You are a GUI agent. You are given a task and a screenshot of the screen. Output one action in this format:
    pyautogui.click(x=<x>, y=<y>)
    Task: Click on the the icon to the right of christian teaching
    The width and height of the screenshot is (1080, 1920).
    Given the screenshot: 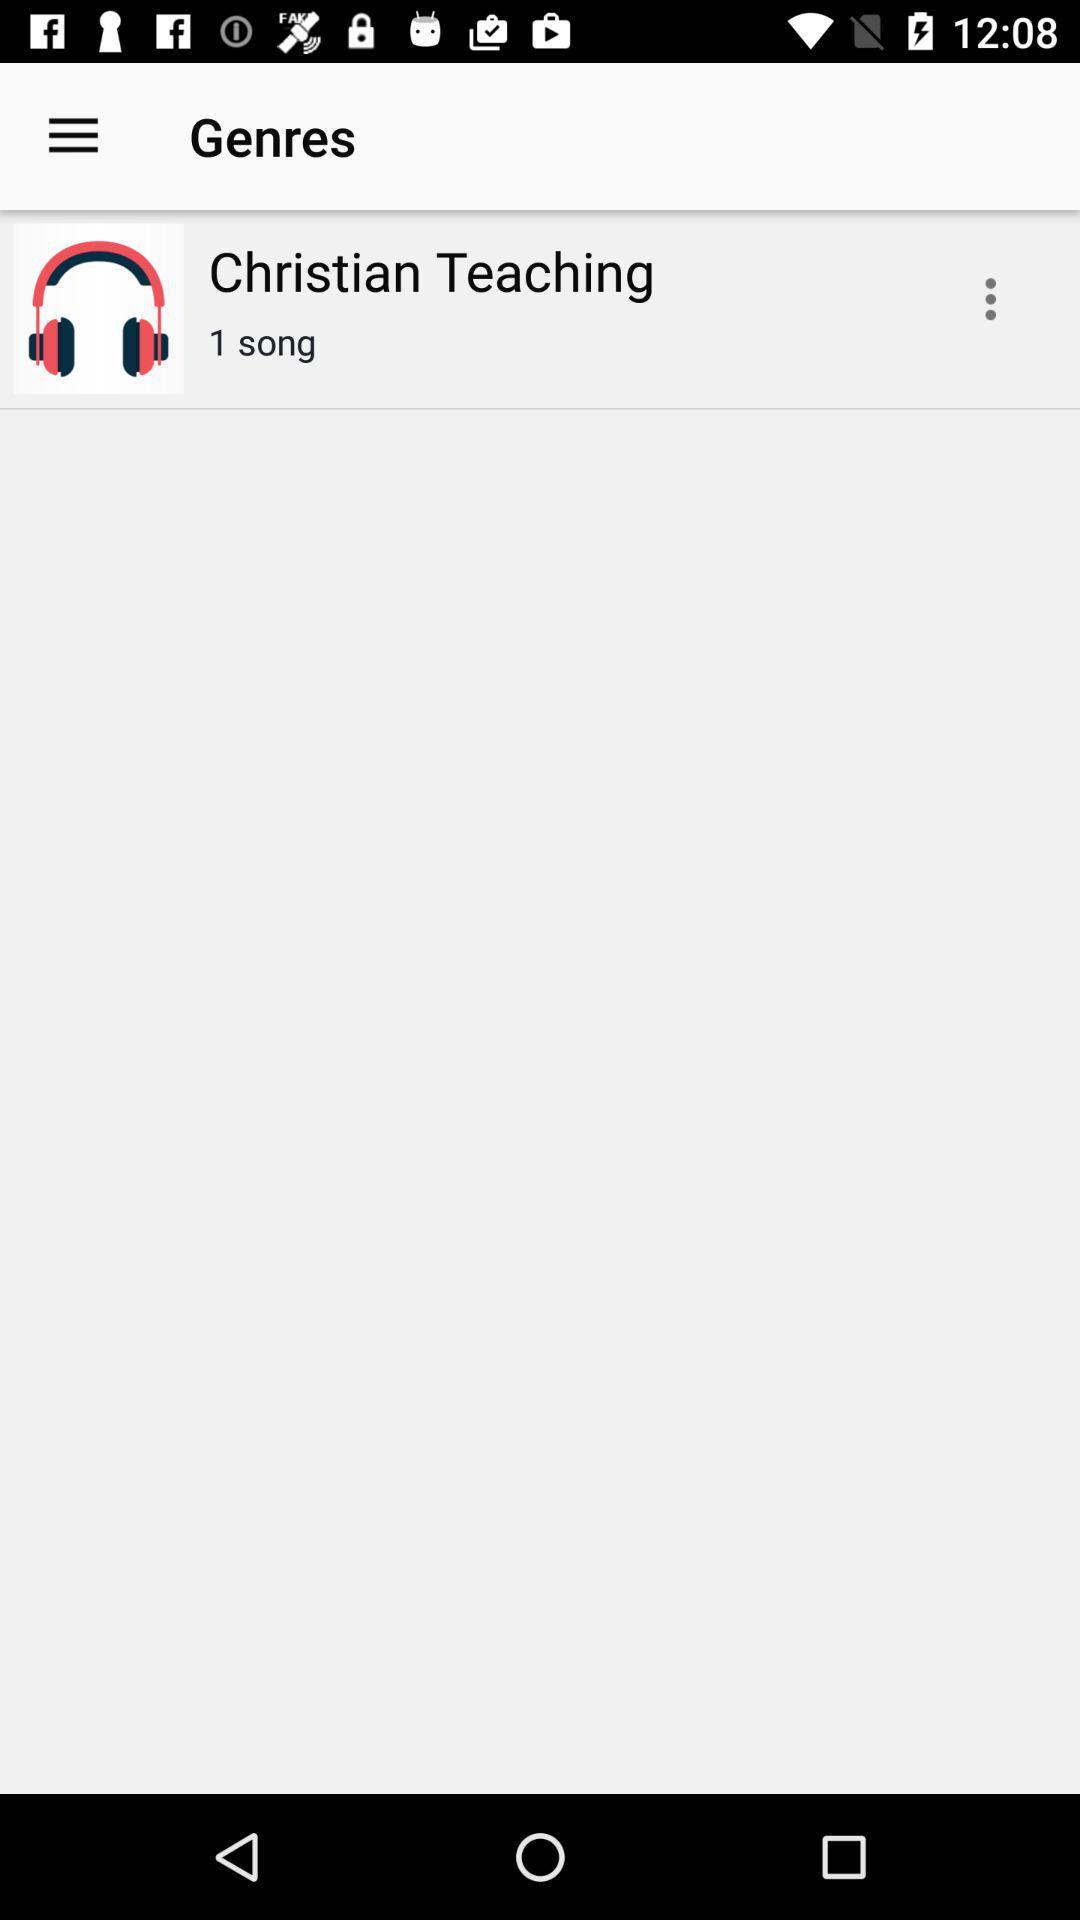 What is the action you would take?
    pyautogui.click(x=990, y=298)
    